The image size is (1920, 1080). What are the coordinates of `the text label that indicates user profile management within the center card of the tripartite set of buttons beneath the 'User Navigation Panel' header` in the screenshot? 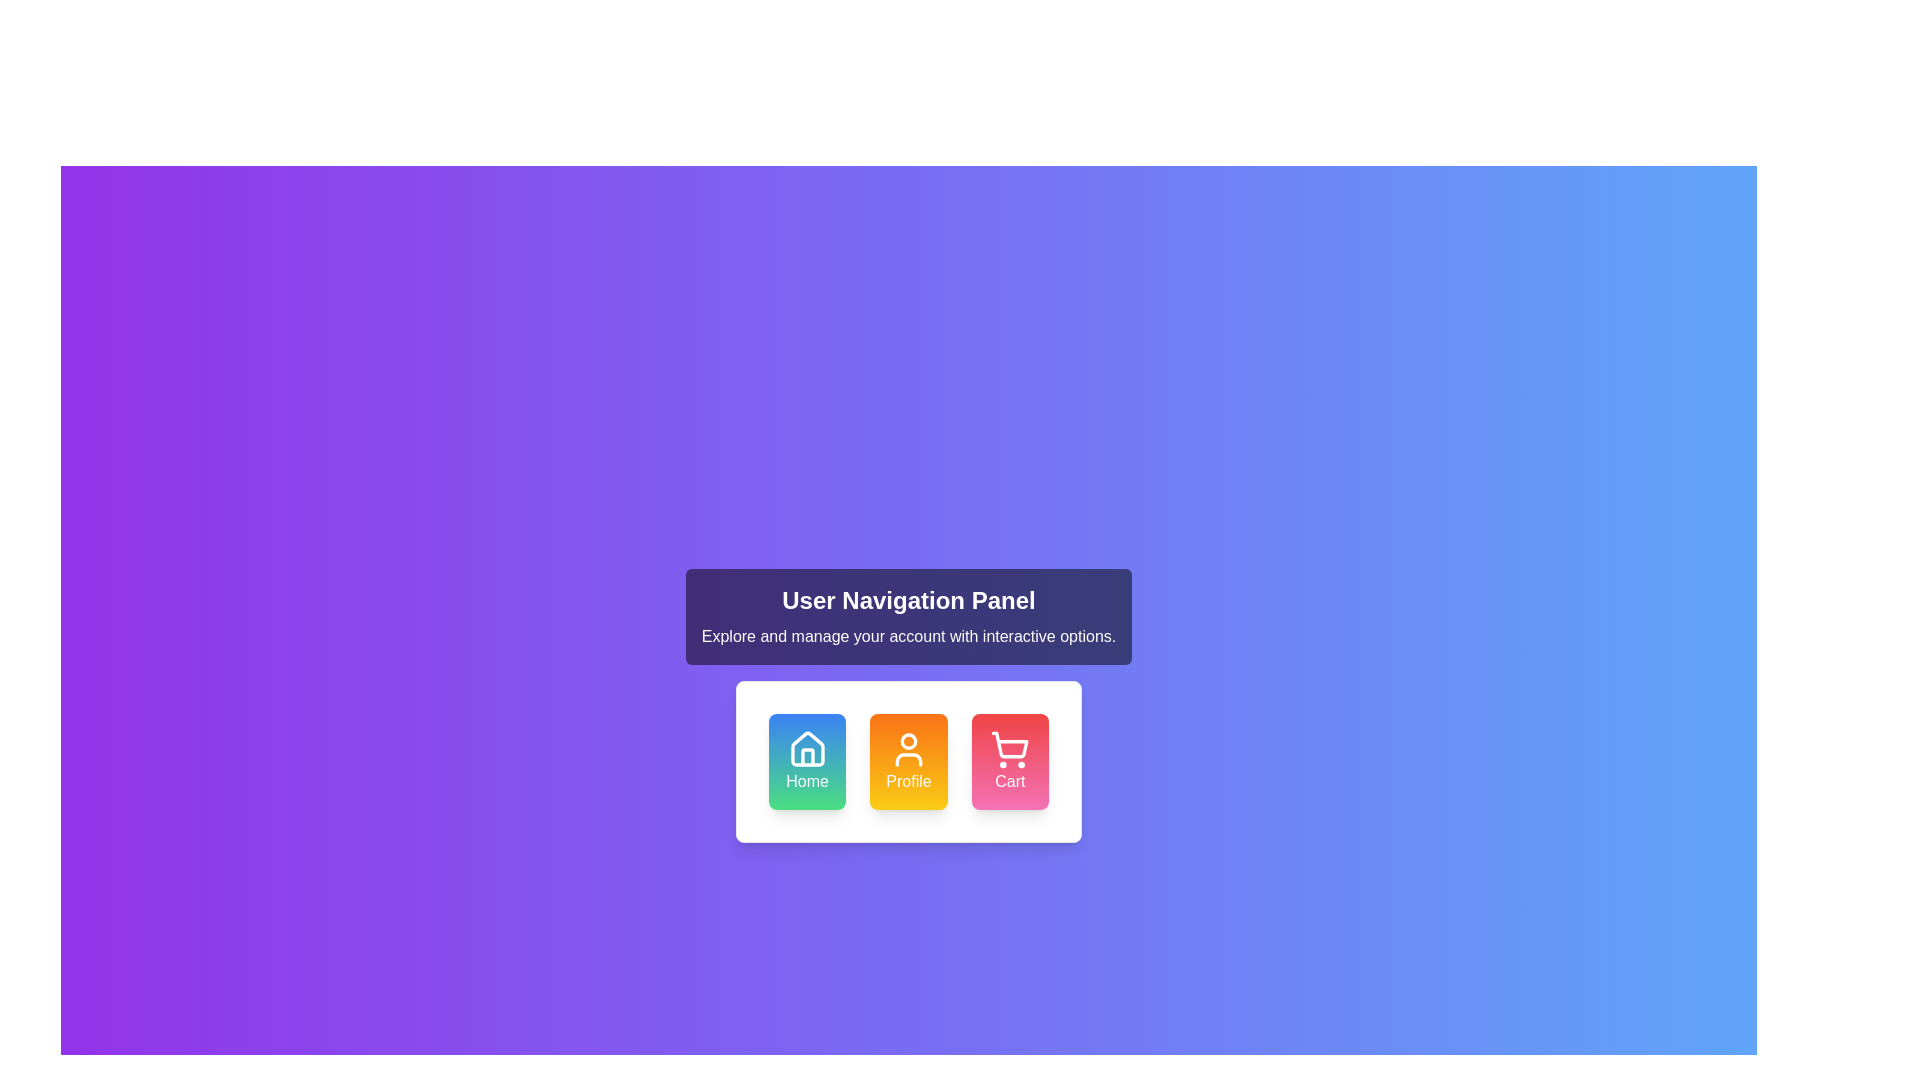 It's located at (907, 781).